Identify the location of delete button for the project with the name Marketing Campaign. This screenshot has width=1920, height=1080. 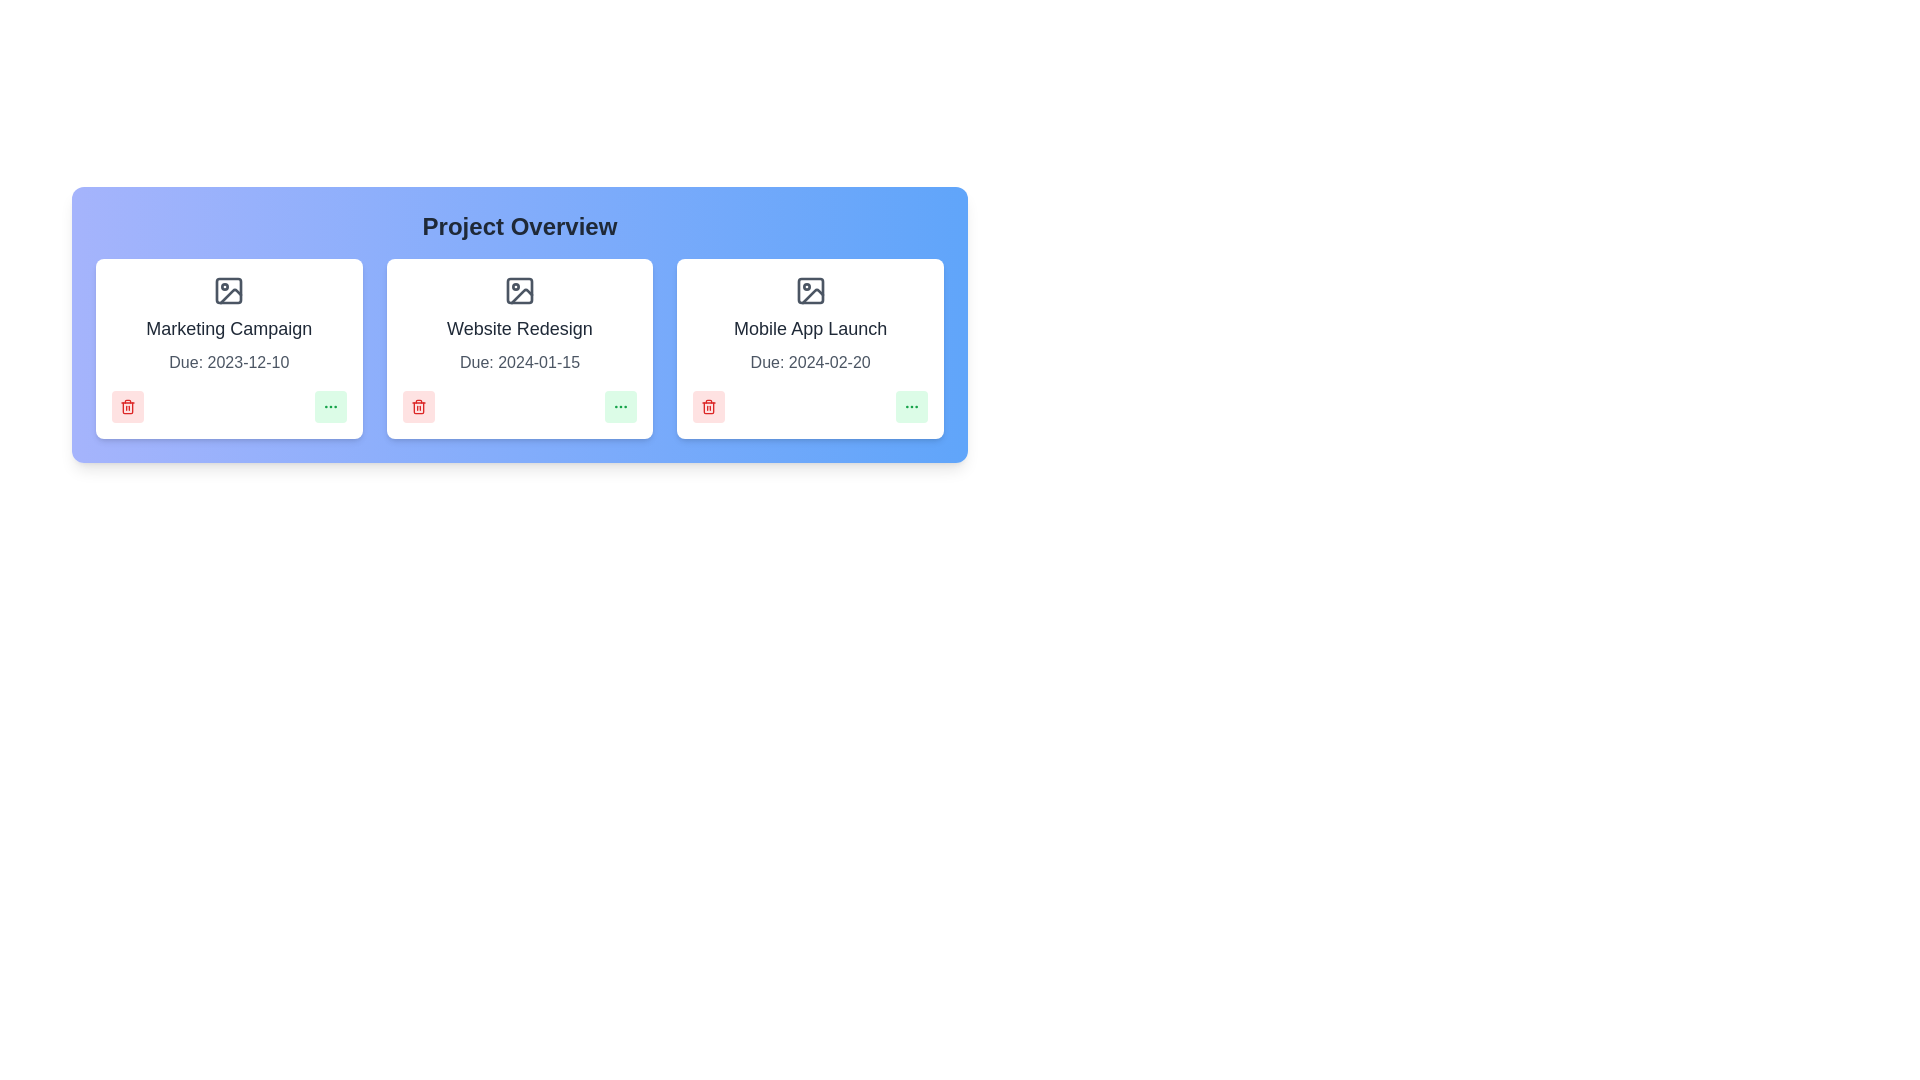
(127, 406).